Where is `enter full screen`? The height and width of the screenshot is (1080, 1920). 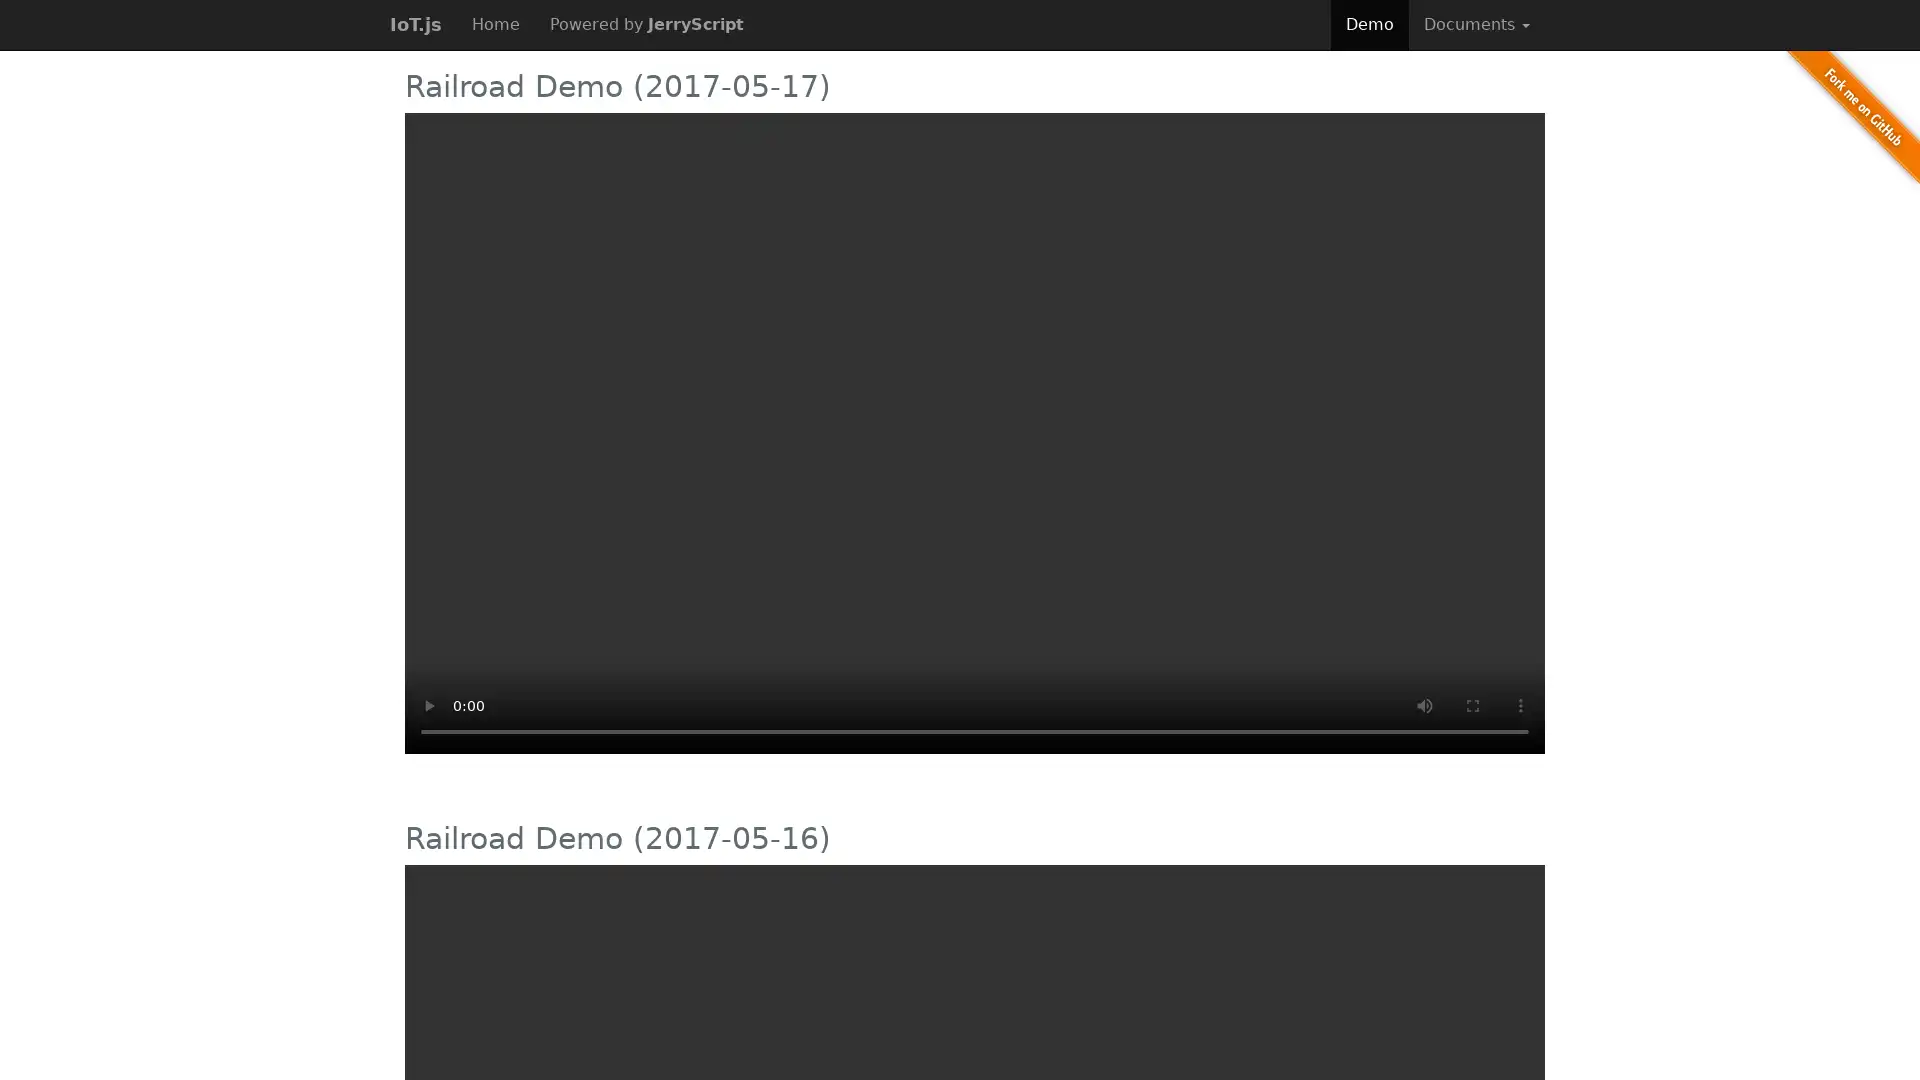 enter full screen is located at coordinates (1473, 704).